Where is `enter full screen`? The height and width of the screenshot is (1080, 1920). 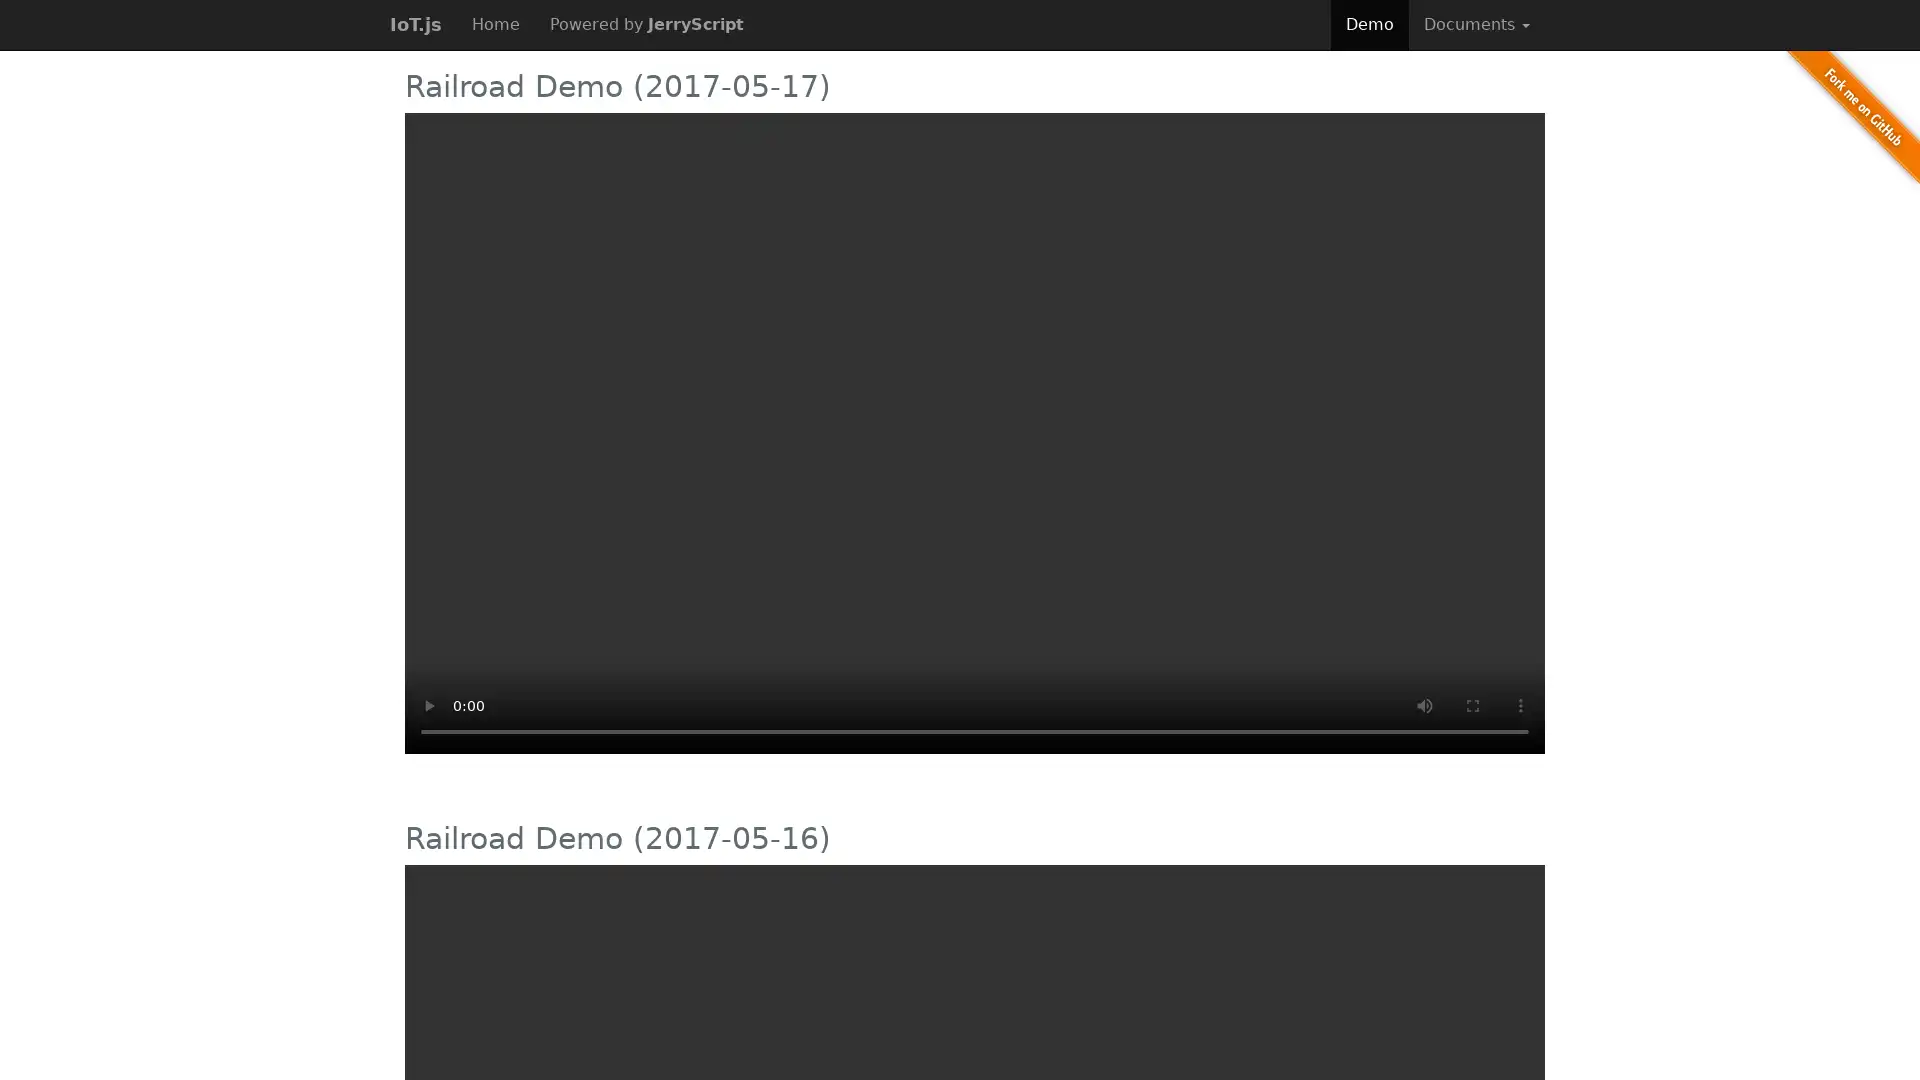 enter full screen is located at coordinates (1473, 704).